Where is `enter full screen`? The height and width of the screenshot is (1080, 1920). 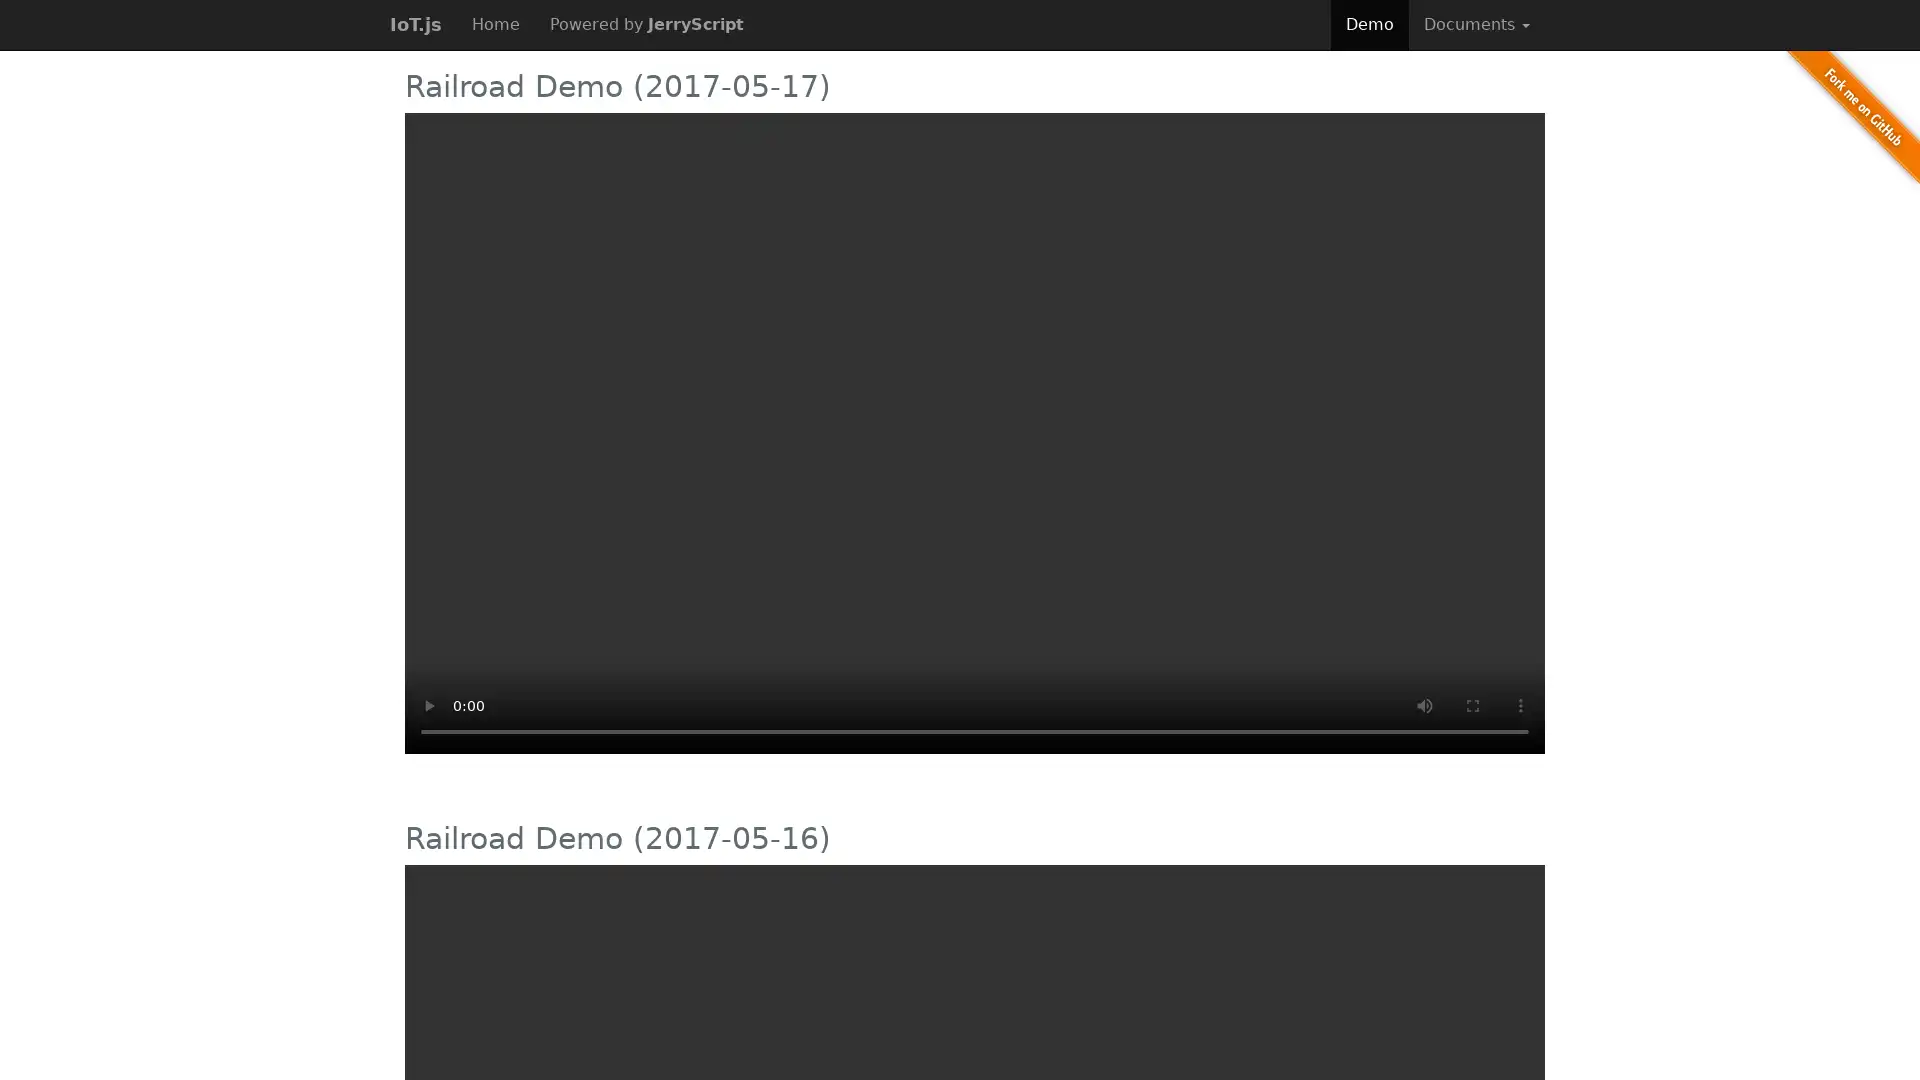 enter full screen is located at coordinates (1473, 704).